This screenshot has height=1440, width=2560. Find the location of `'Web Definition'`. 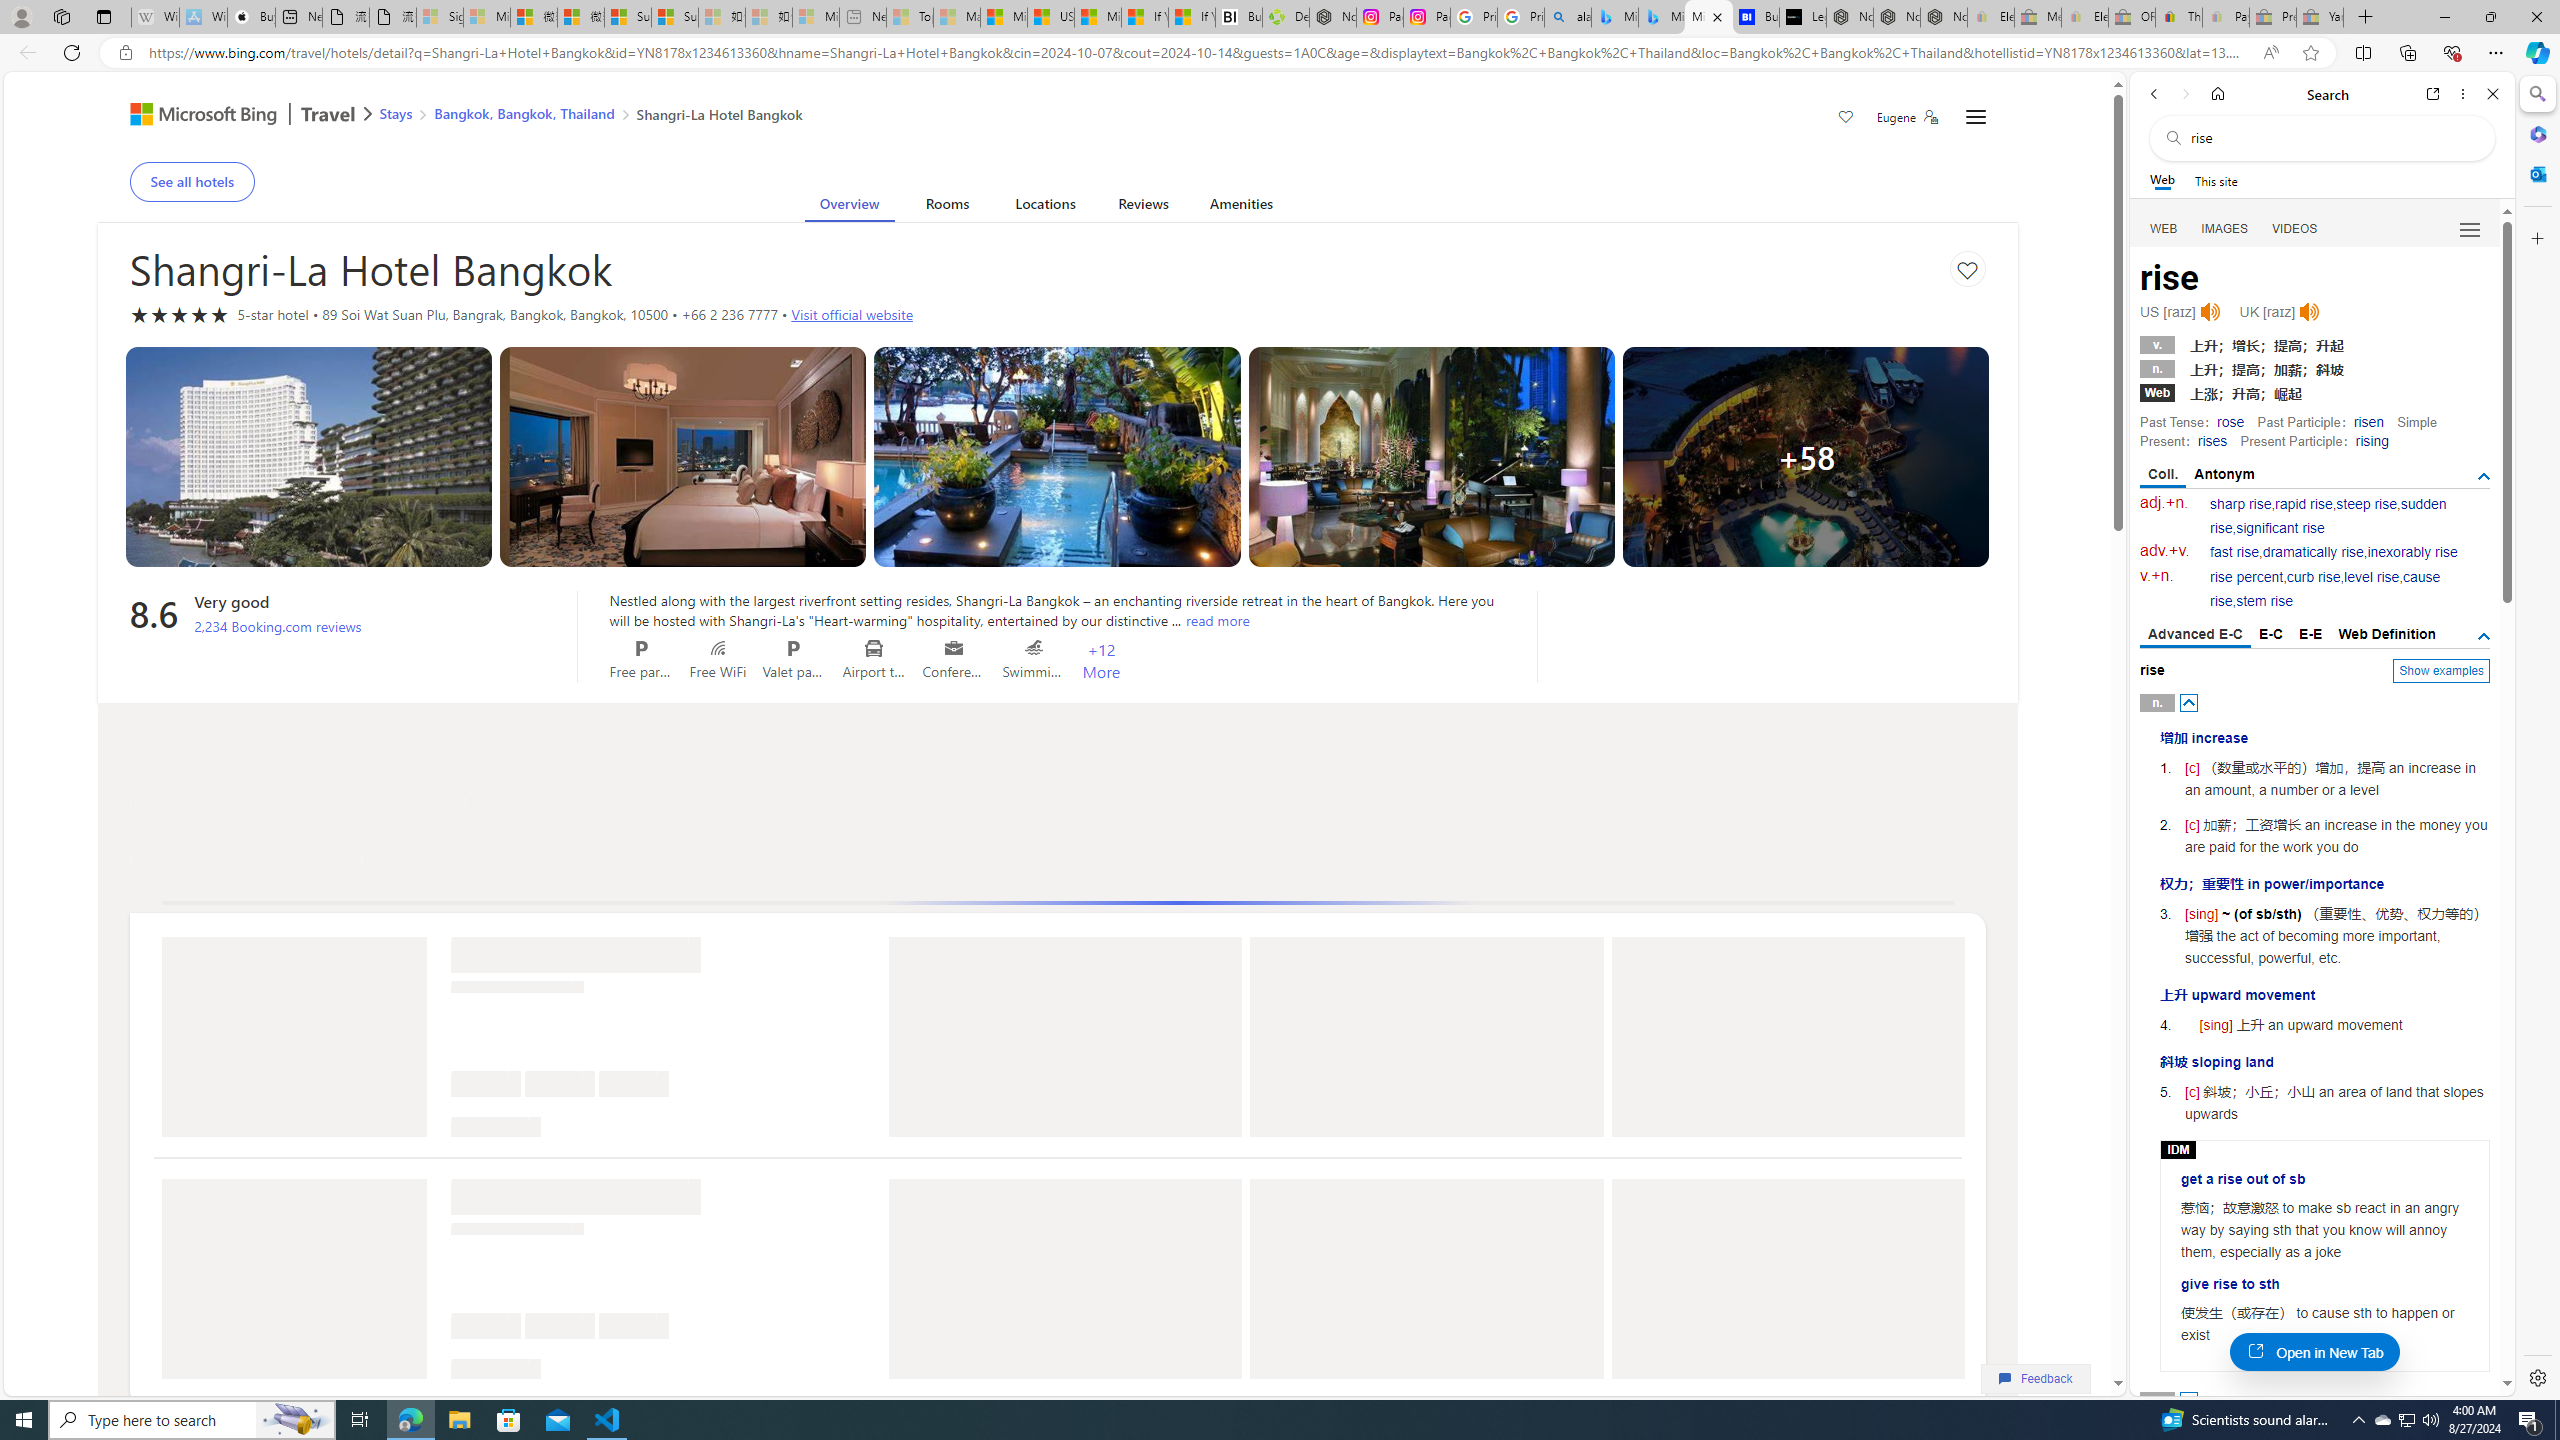

'Web Definition' is located at coordinates (2386, 633).